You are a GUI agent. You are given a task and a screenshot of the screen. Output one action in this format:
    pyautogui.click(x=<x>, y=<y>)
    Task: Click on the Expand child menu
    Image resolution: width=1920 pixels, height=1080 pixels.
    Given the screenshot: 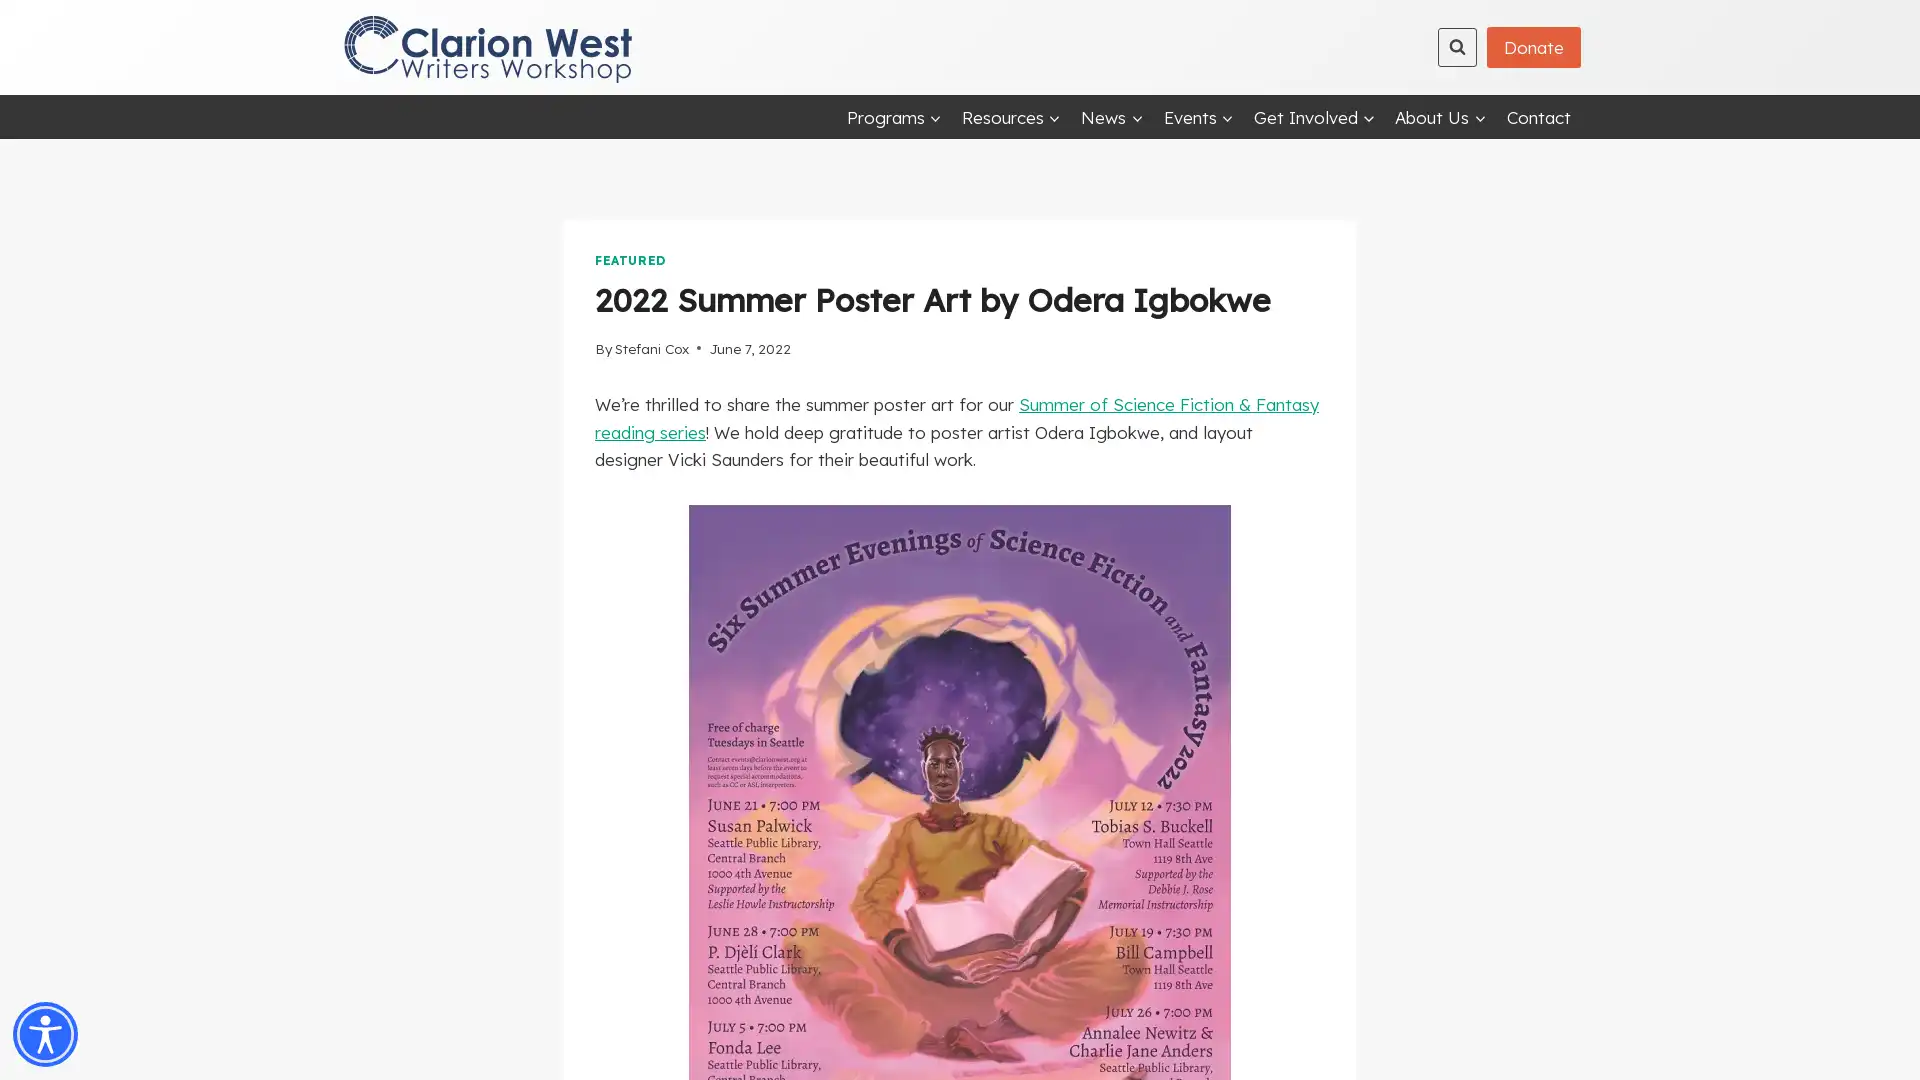 What is the action you would take?
    pyautogui.click(x=892, y=116)
    